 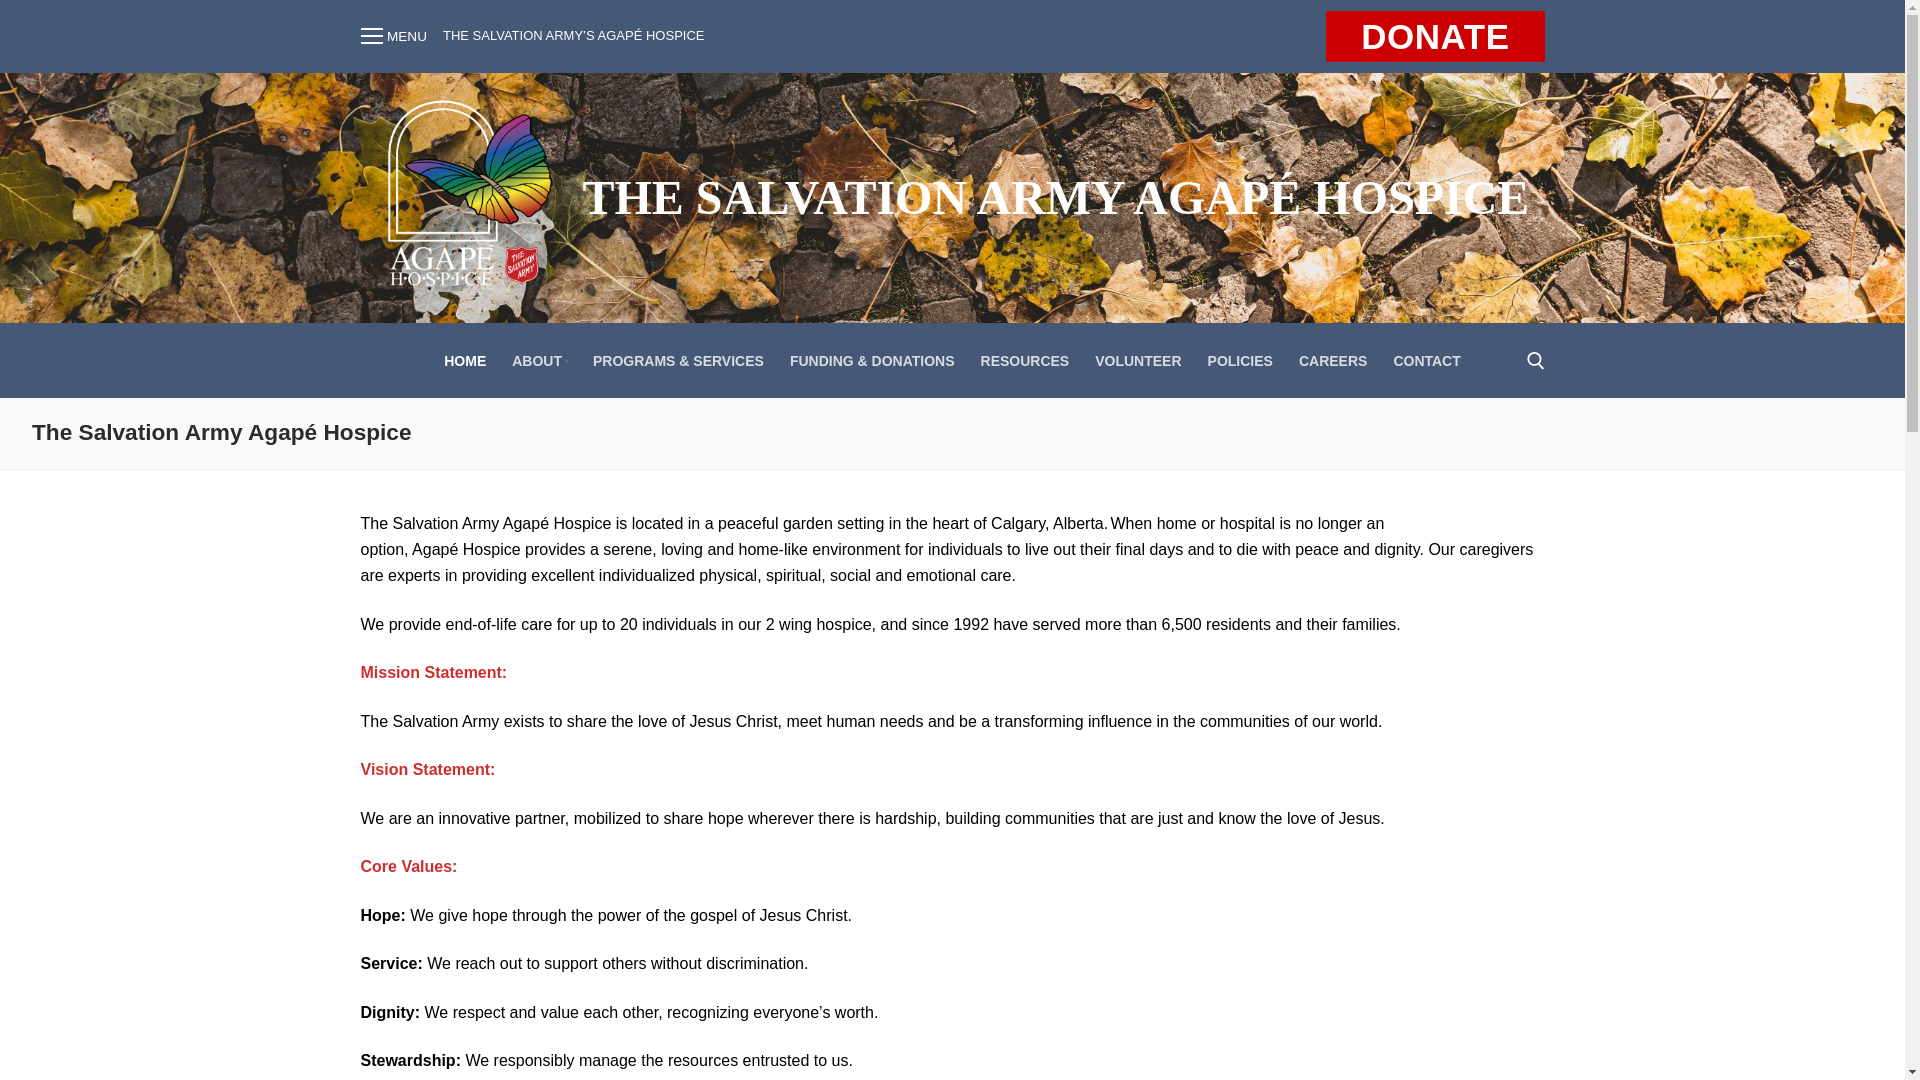 I want to click on 'PROGRAMS & SERVICES', so click(x=678, y=361).